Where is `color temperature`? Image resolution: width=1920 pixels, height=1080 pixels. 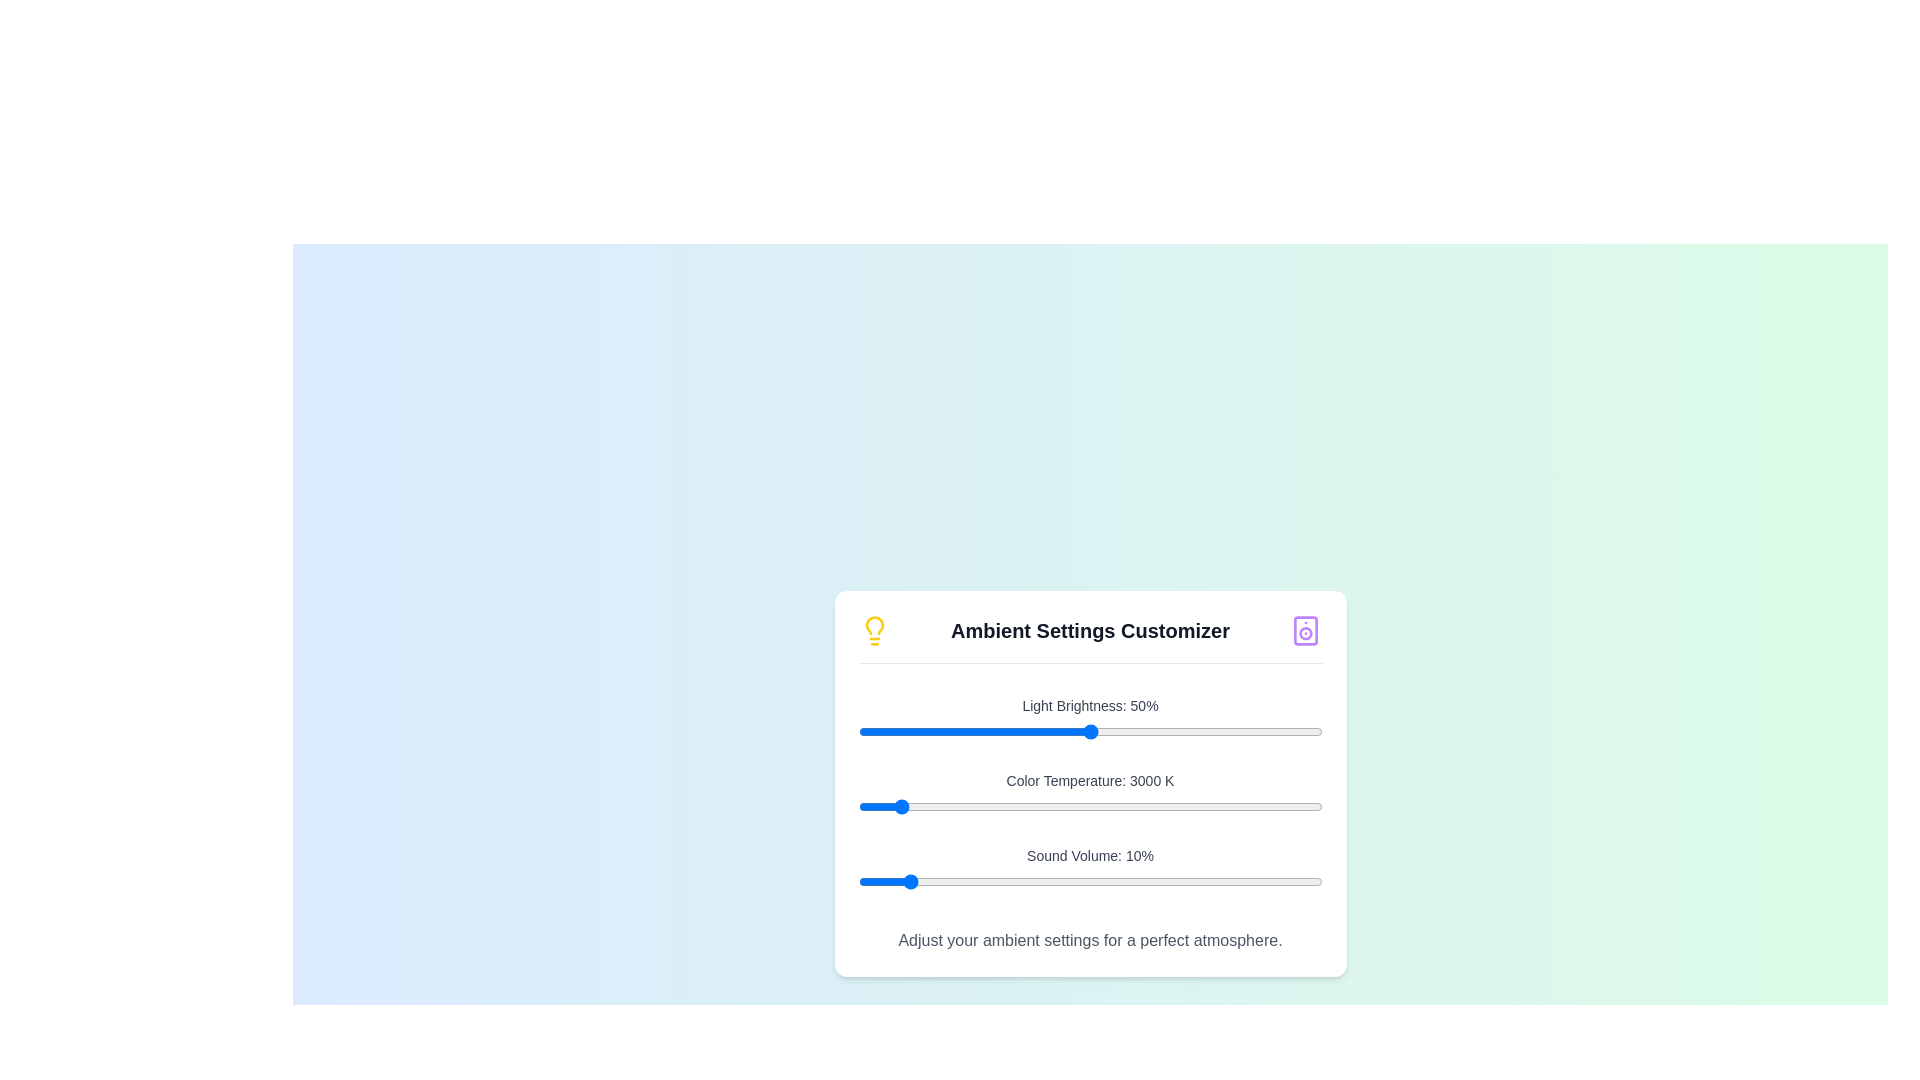 color temperature is located at coordinates (883, 805).